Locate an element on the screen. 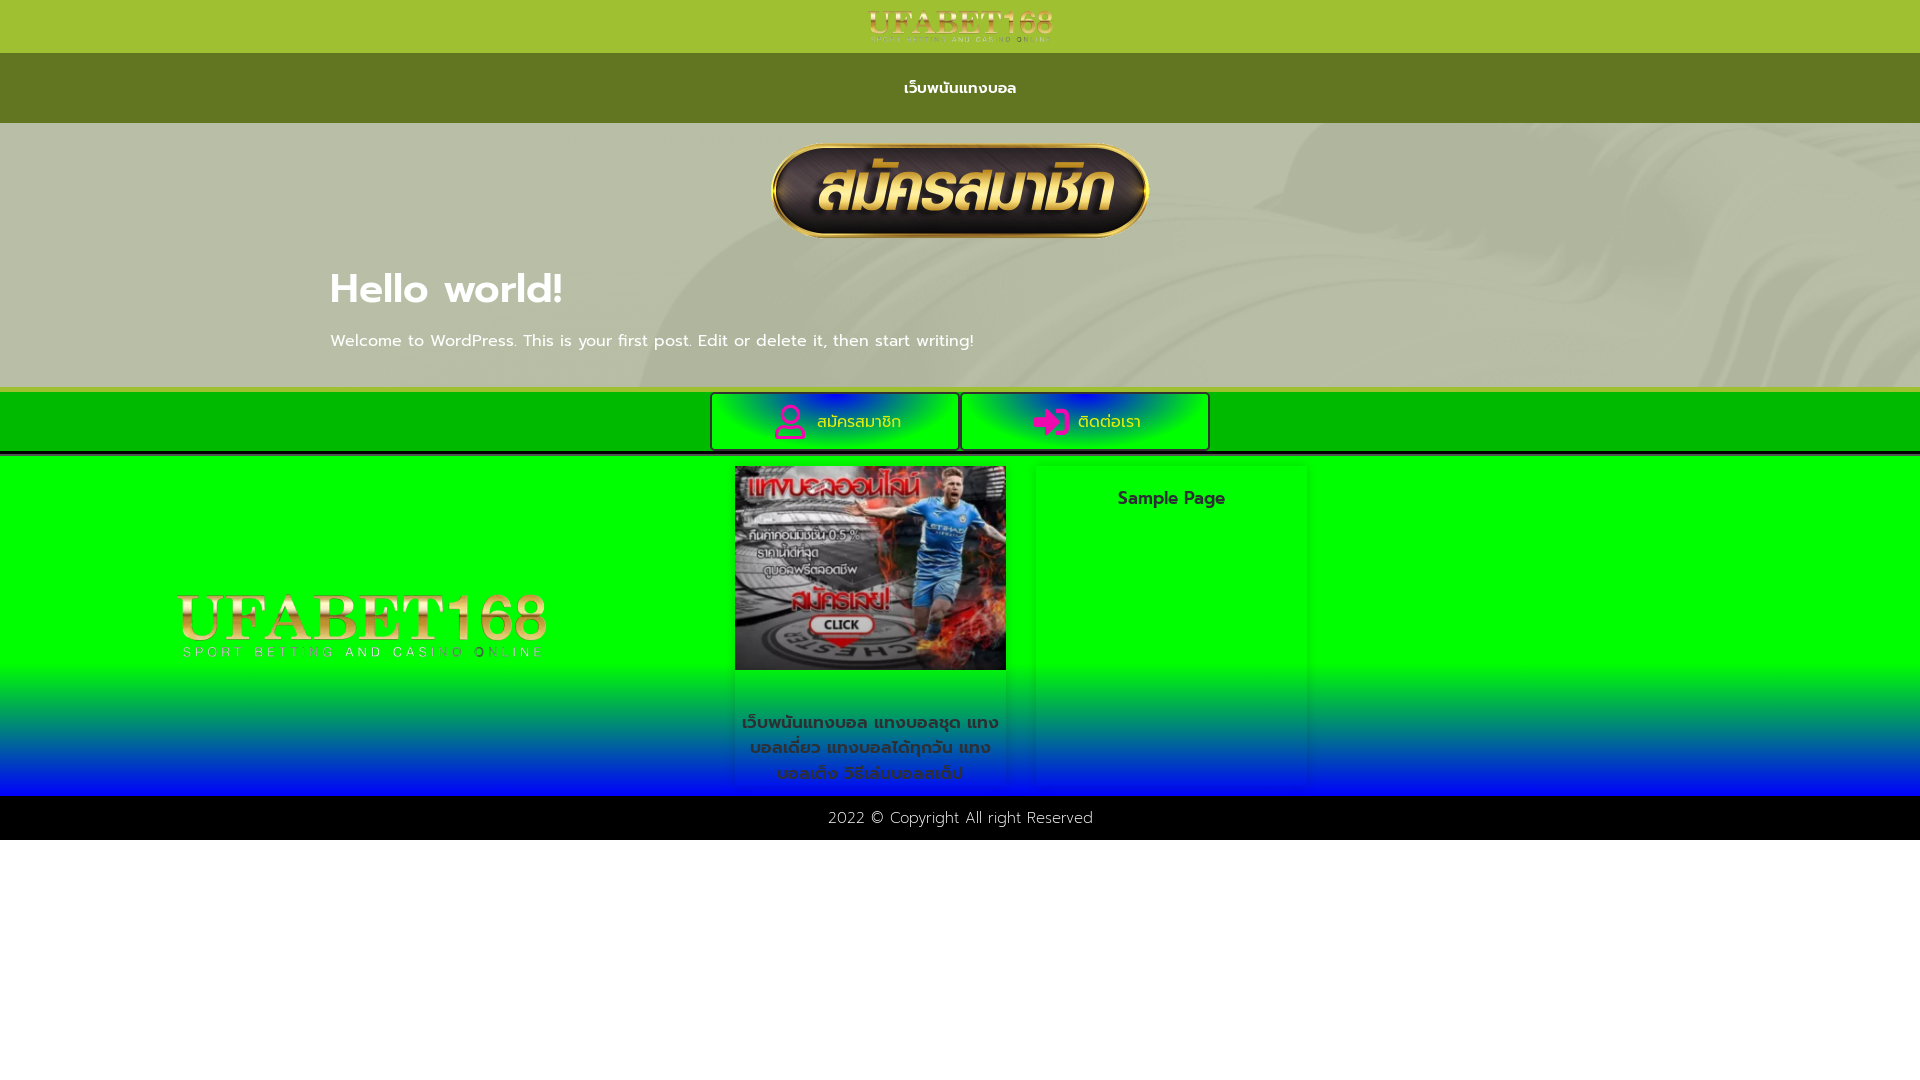 The width and height of the screenshot is (1920, 1080). 'Sample Page' is located at coordinates (1171, 496).